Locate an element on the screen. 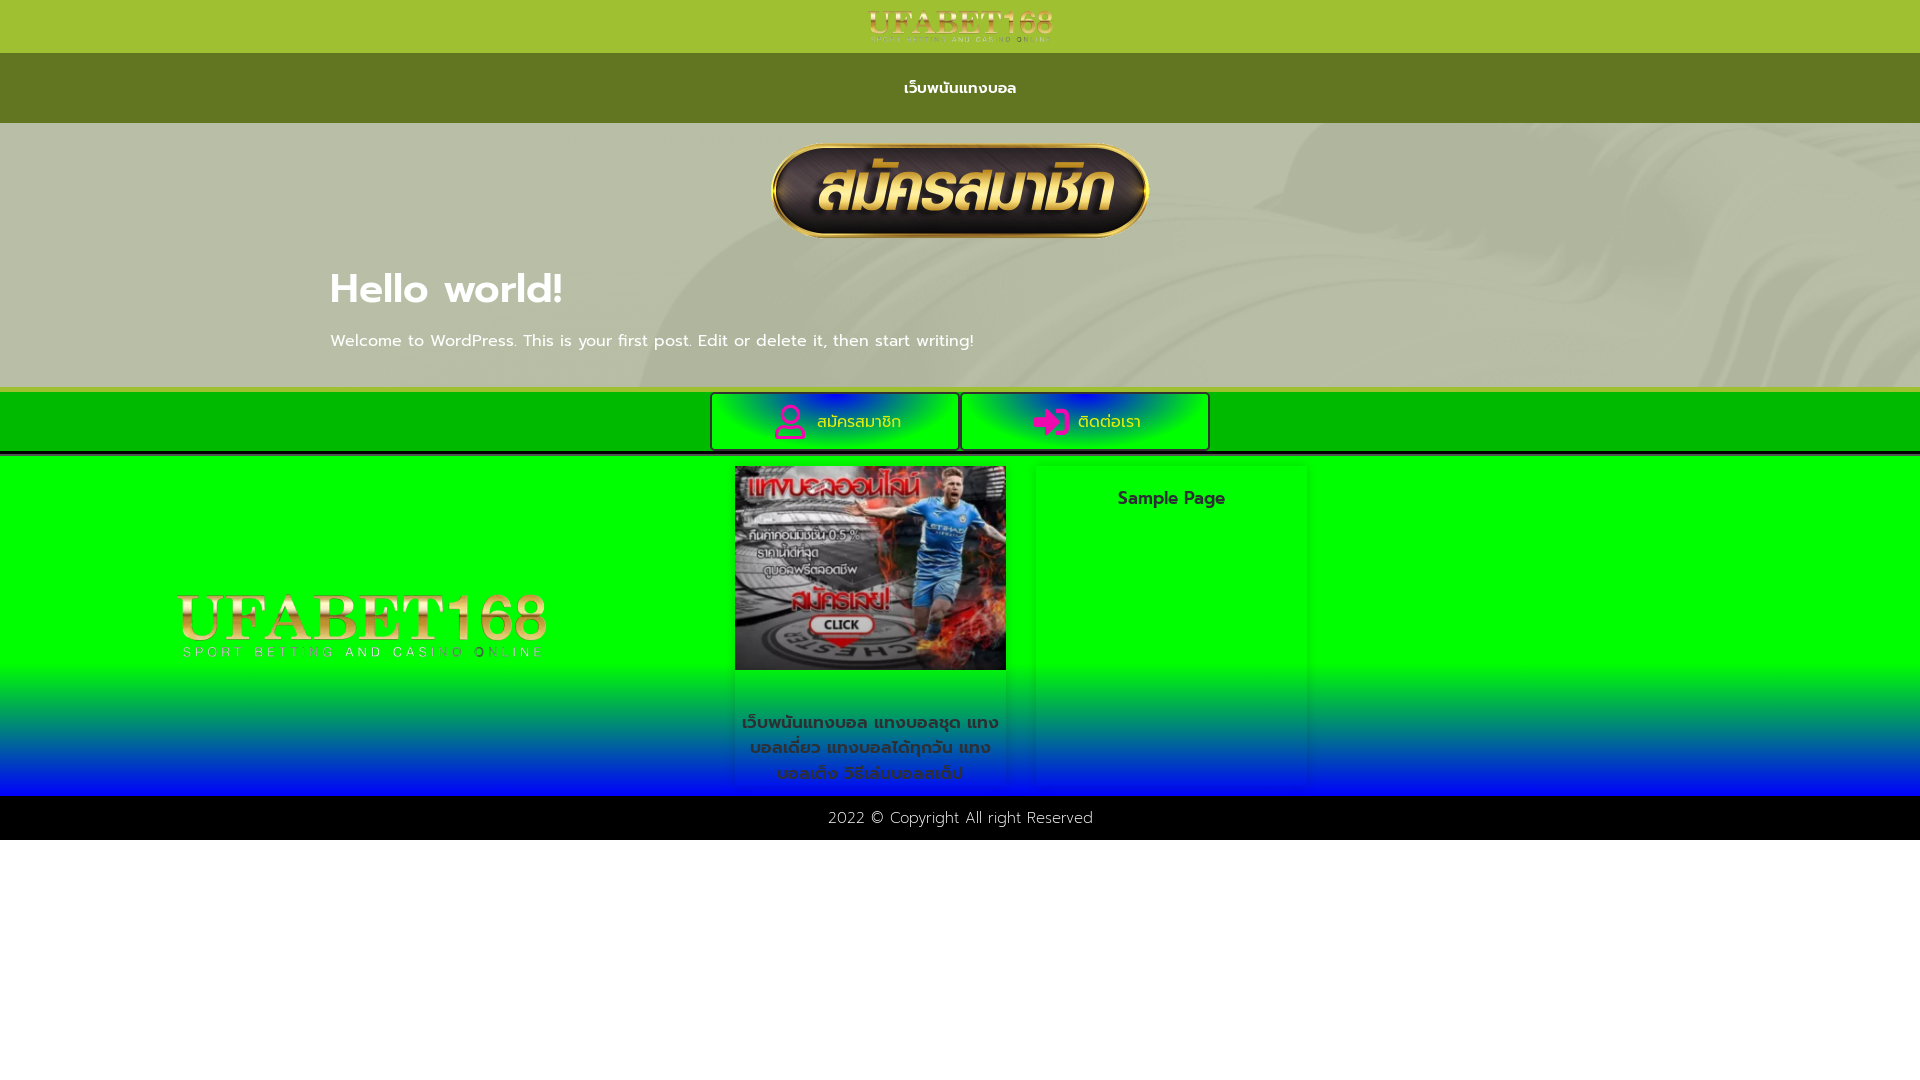 The width and height of the screenshot is (1920, 1080). 'Sample Page' is located at coordinates (1171, 496).